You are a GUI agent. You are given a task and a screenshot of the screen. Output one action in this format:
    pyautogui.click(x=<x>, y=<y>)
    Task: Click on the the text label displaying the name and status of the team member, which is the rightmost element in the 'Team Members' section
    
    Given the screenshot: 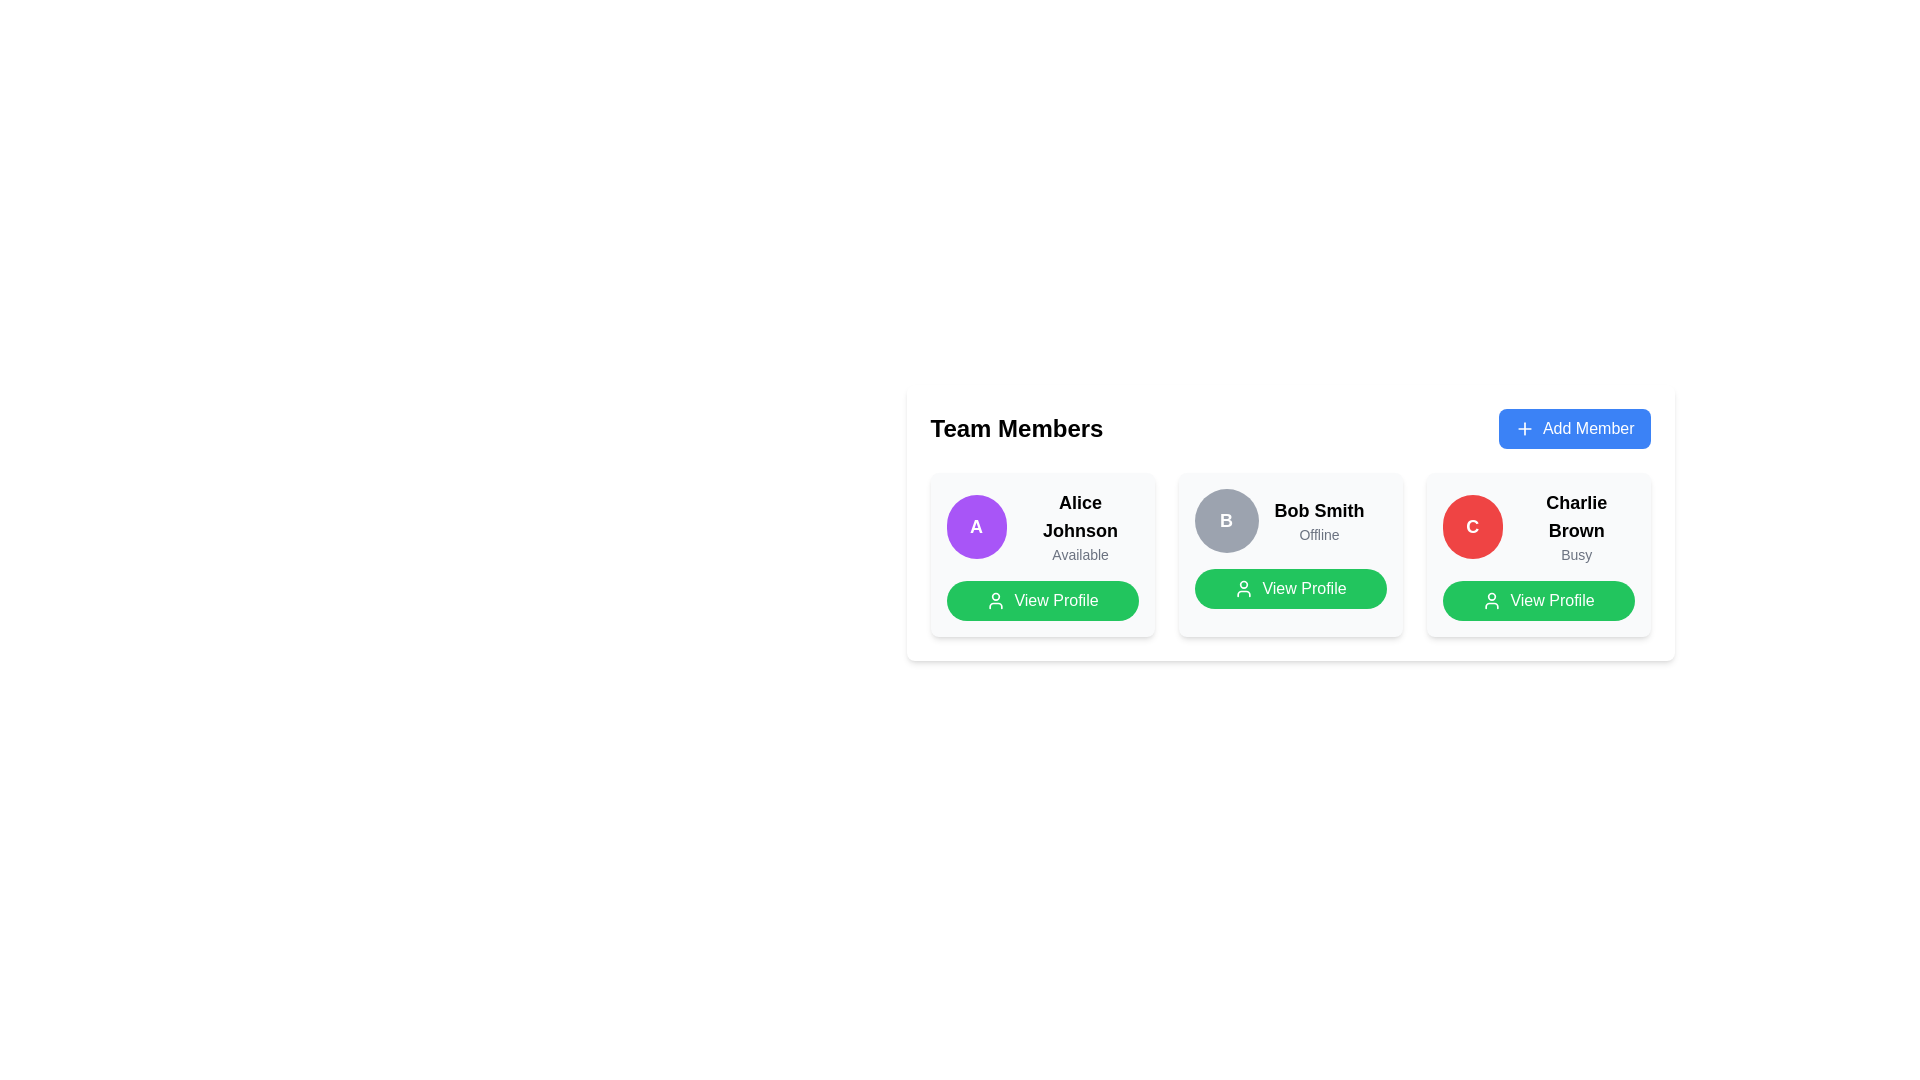 What is the action you would take?
    pyautogui.click(x=1575, y=526)
    